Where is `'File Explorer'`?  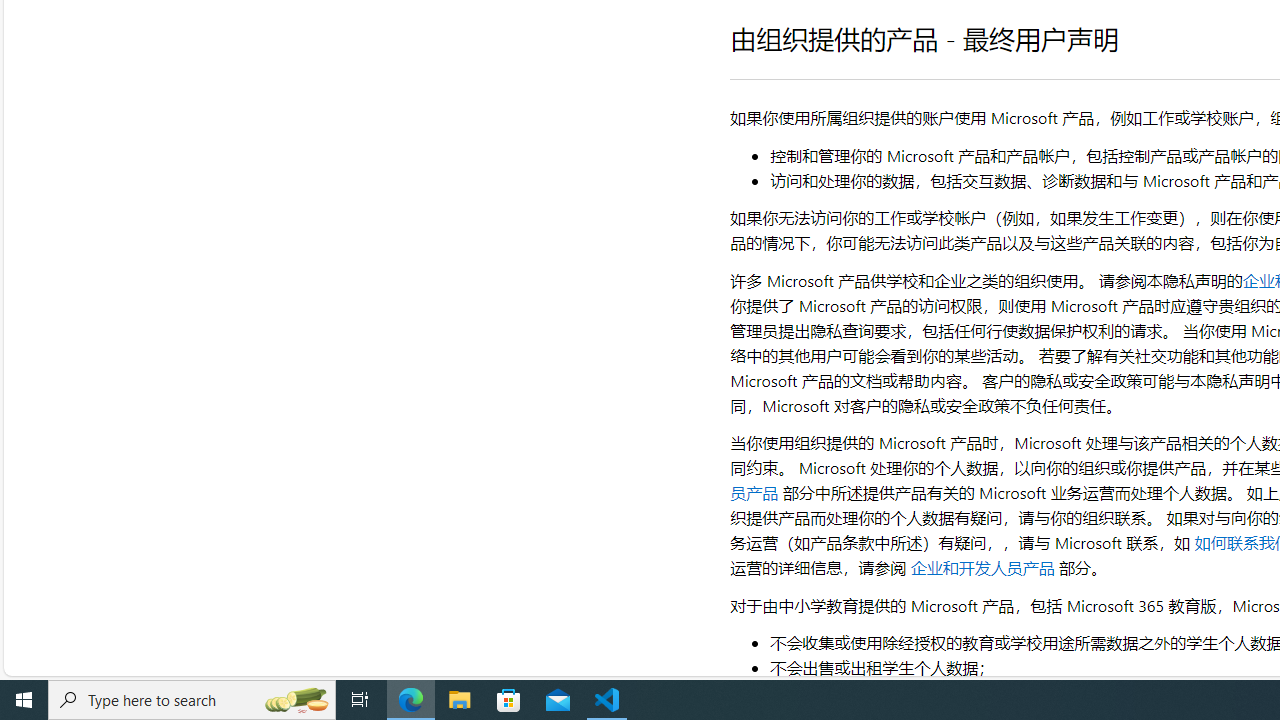
'File Explorer' is located at coordinates (459, 698).